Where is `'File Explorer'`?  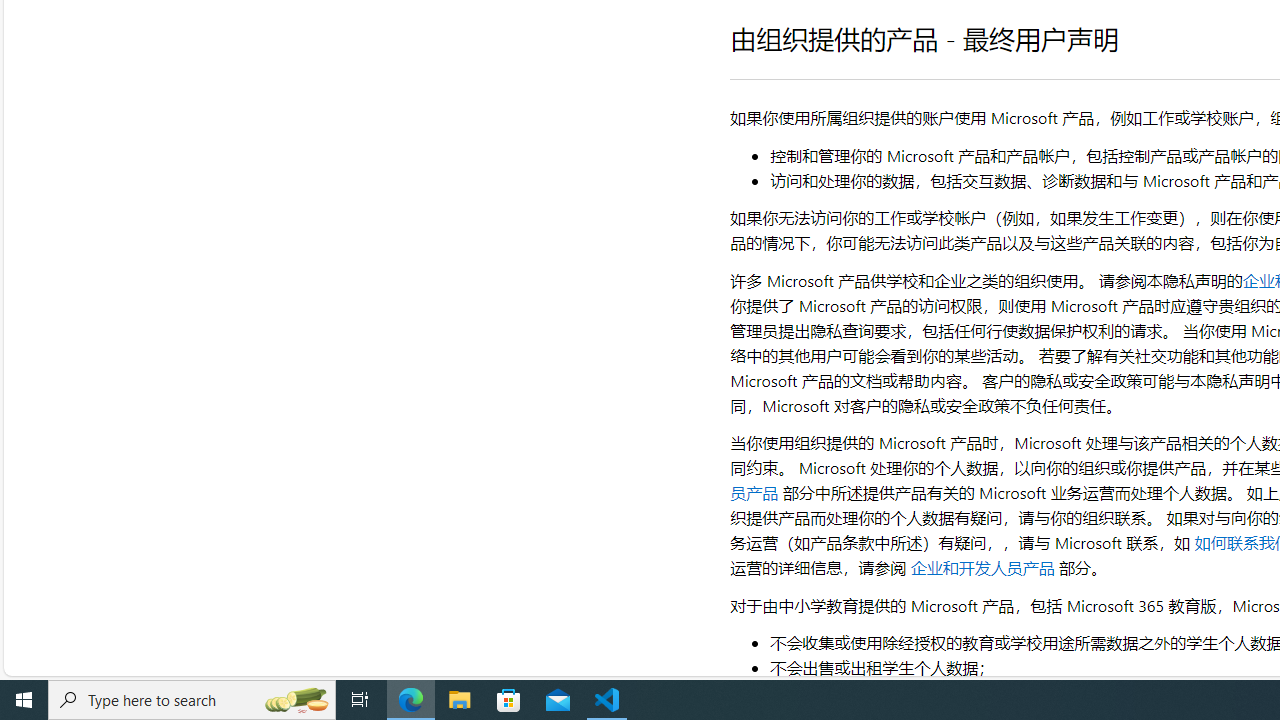
'File Explorer' is located at coordinates (459, 698).